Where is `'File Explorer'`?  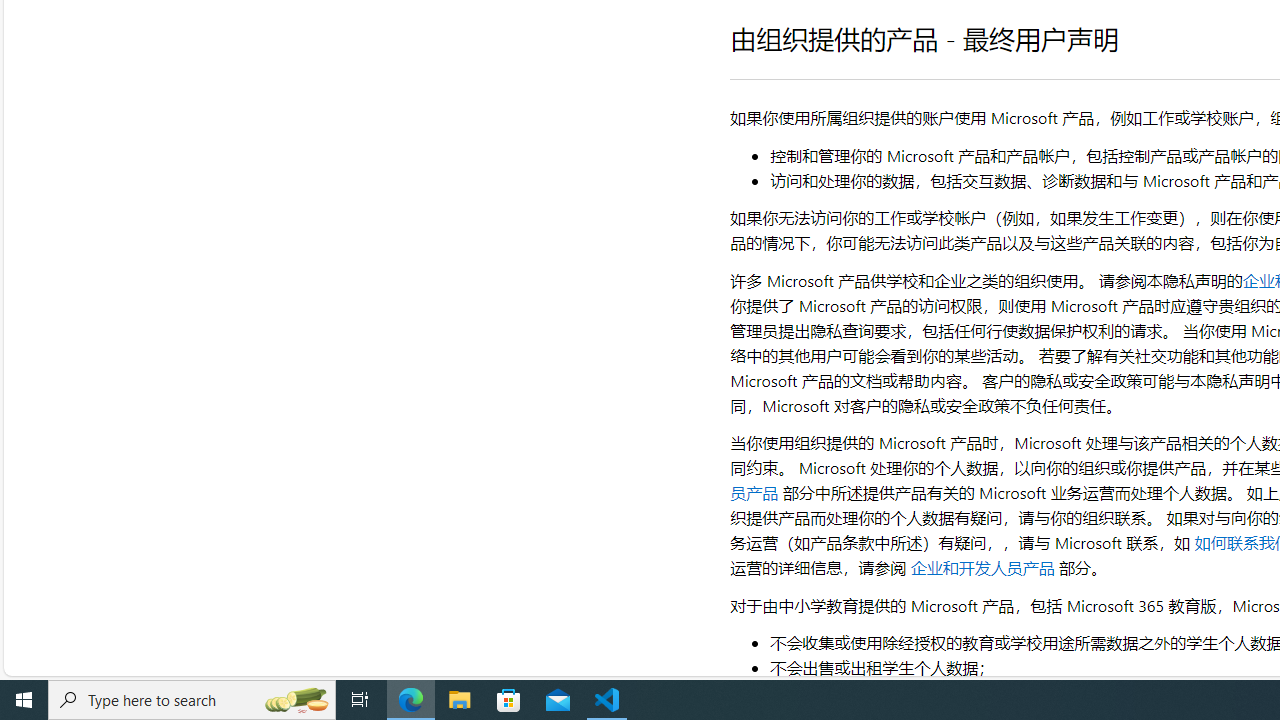
'File Explorer' is located at coordinates (459, 698).